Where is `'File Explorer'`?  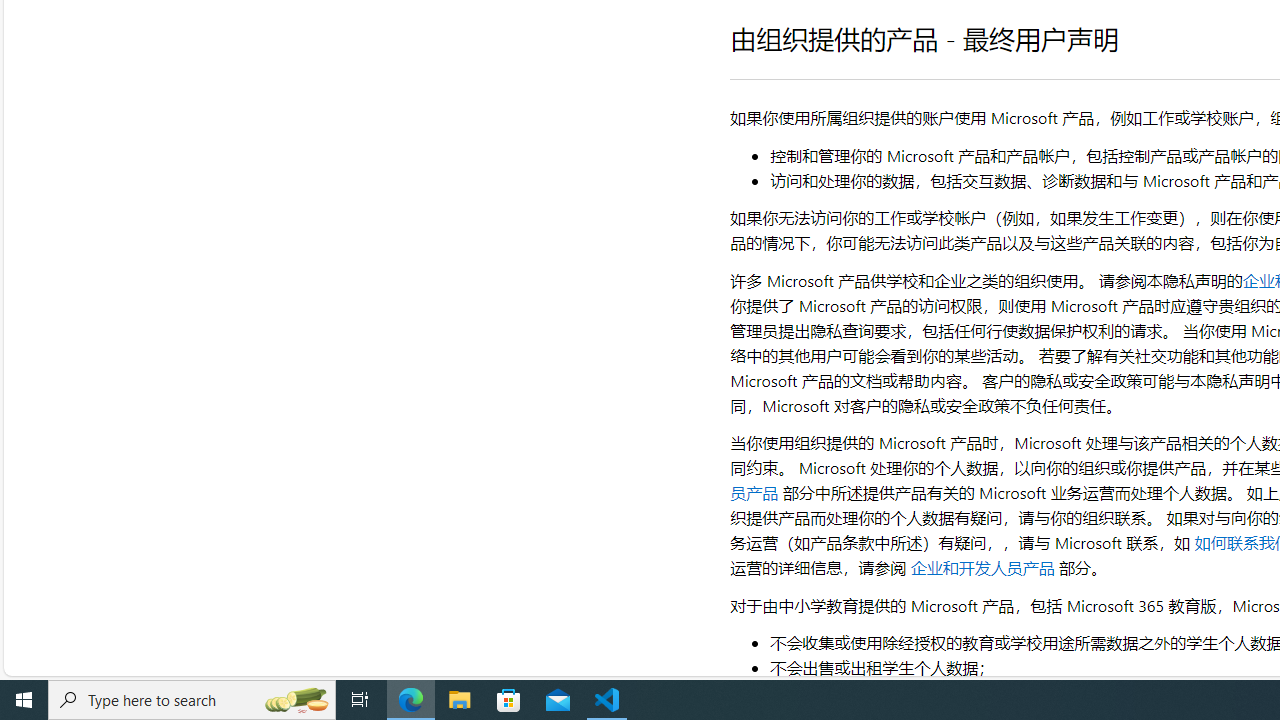
'File Explorer' is located at coordinates (459, 698).